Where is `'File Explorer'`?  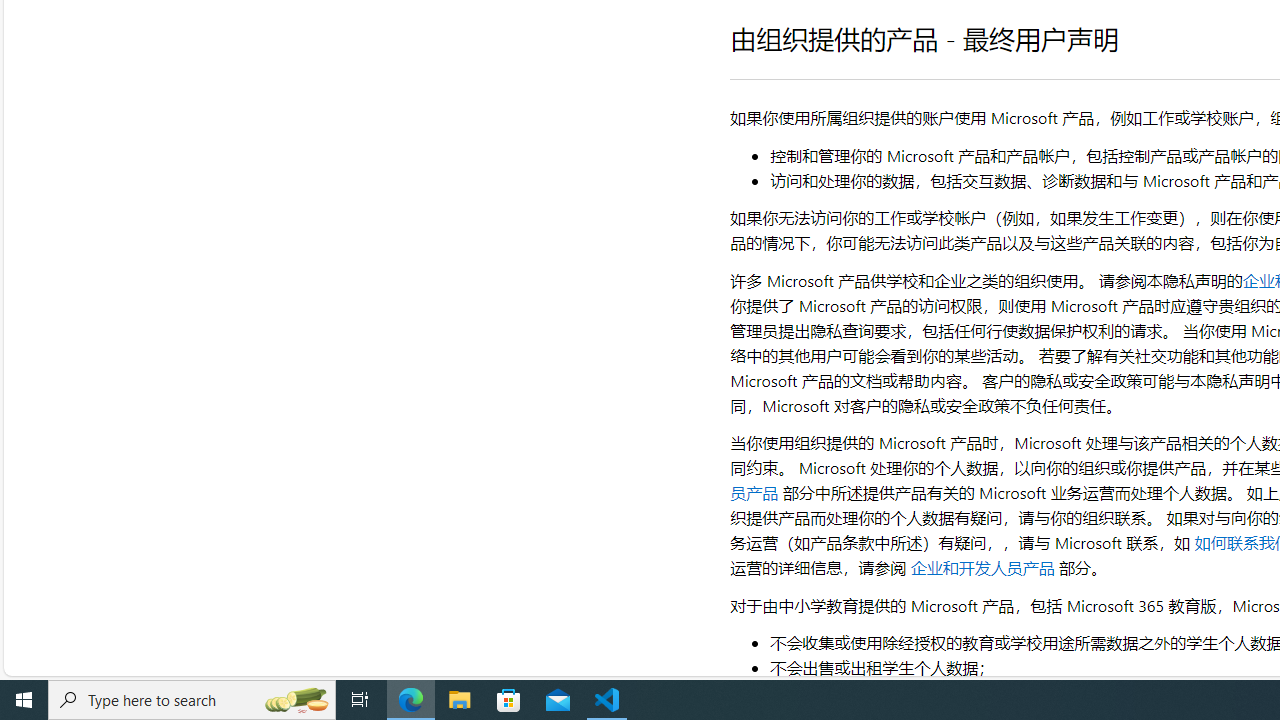
'File Explorer' is located at coordinates (459, 698).